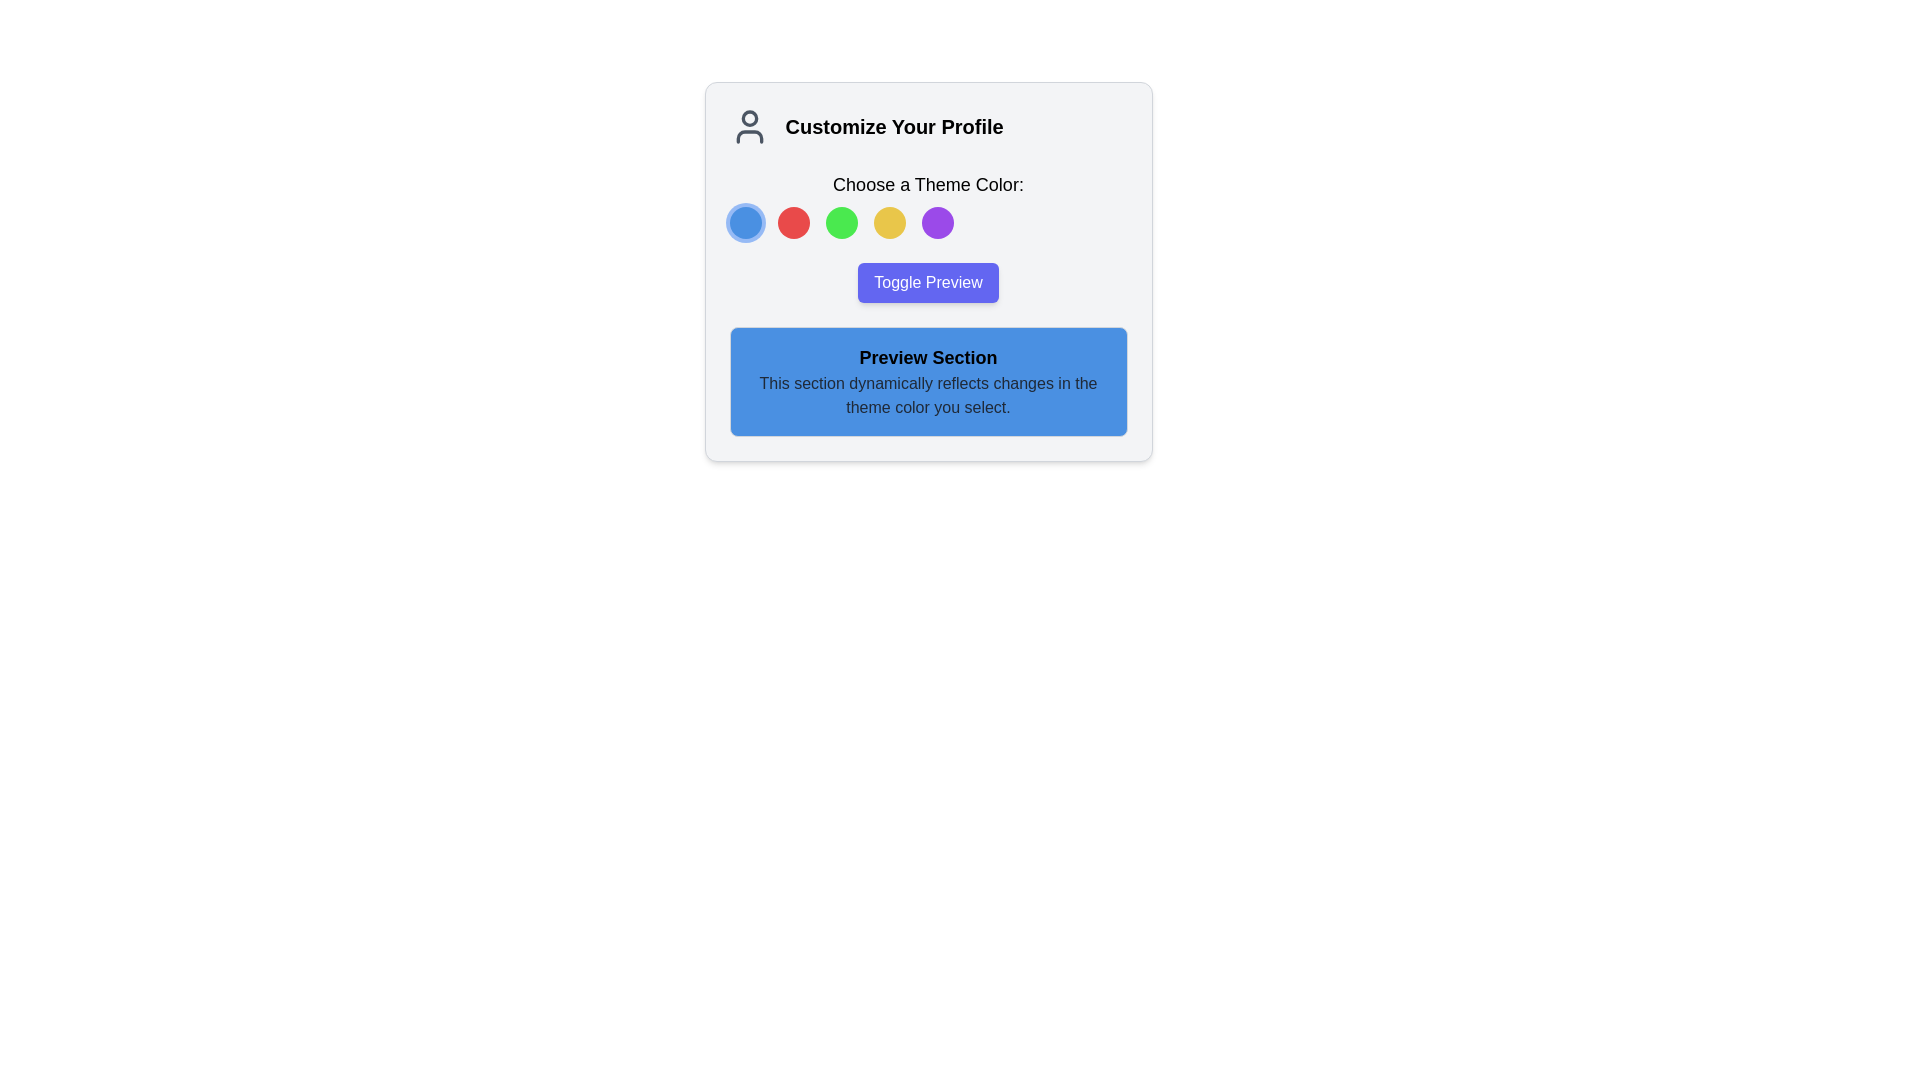 The height and width of the screenshot is (1080, 1920). Describe the element at coordinates (927, 396) in the screenshot. I see `the Static Text Block that displays the message 'This section dynamically reflects changes in the theme color you select.' which is styled in gray and located within a blue preview area below the title 'Preview Section'` at that location.